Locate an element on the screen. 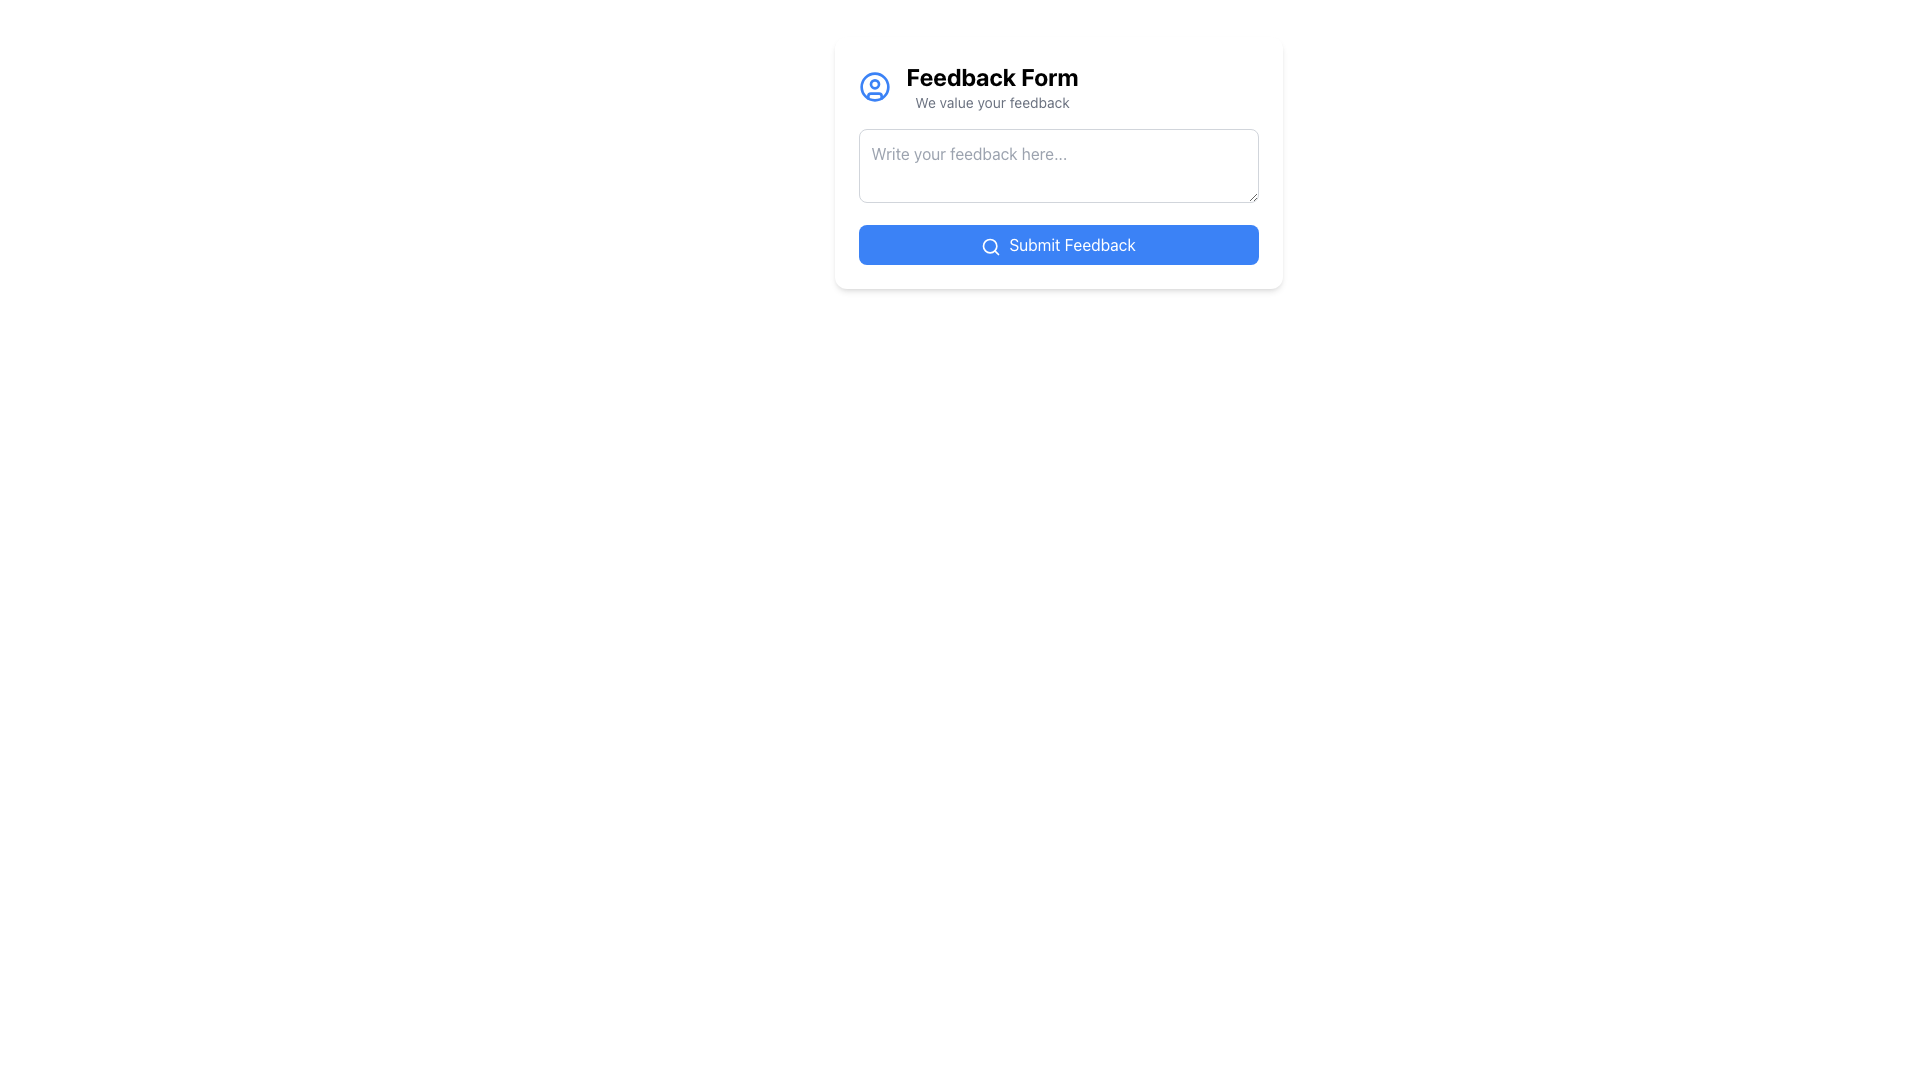 This screenshot has height=1080, width=1920. the feedback submission button located at the bottom of the feedback form is located at coordinates (1057, 244).